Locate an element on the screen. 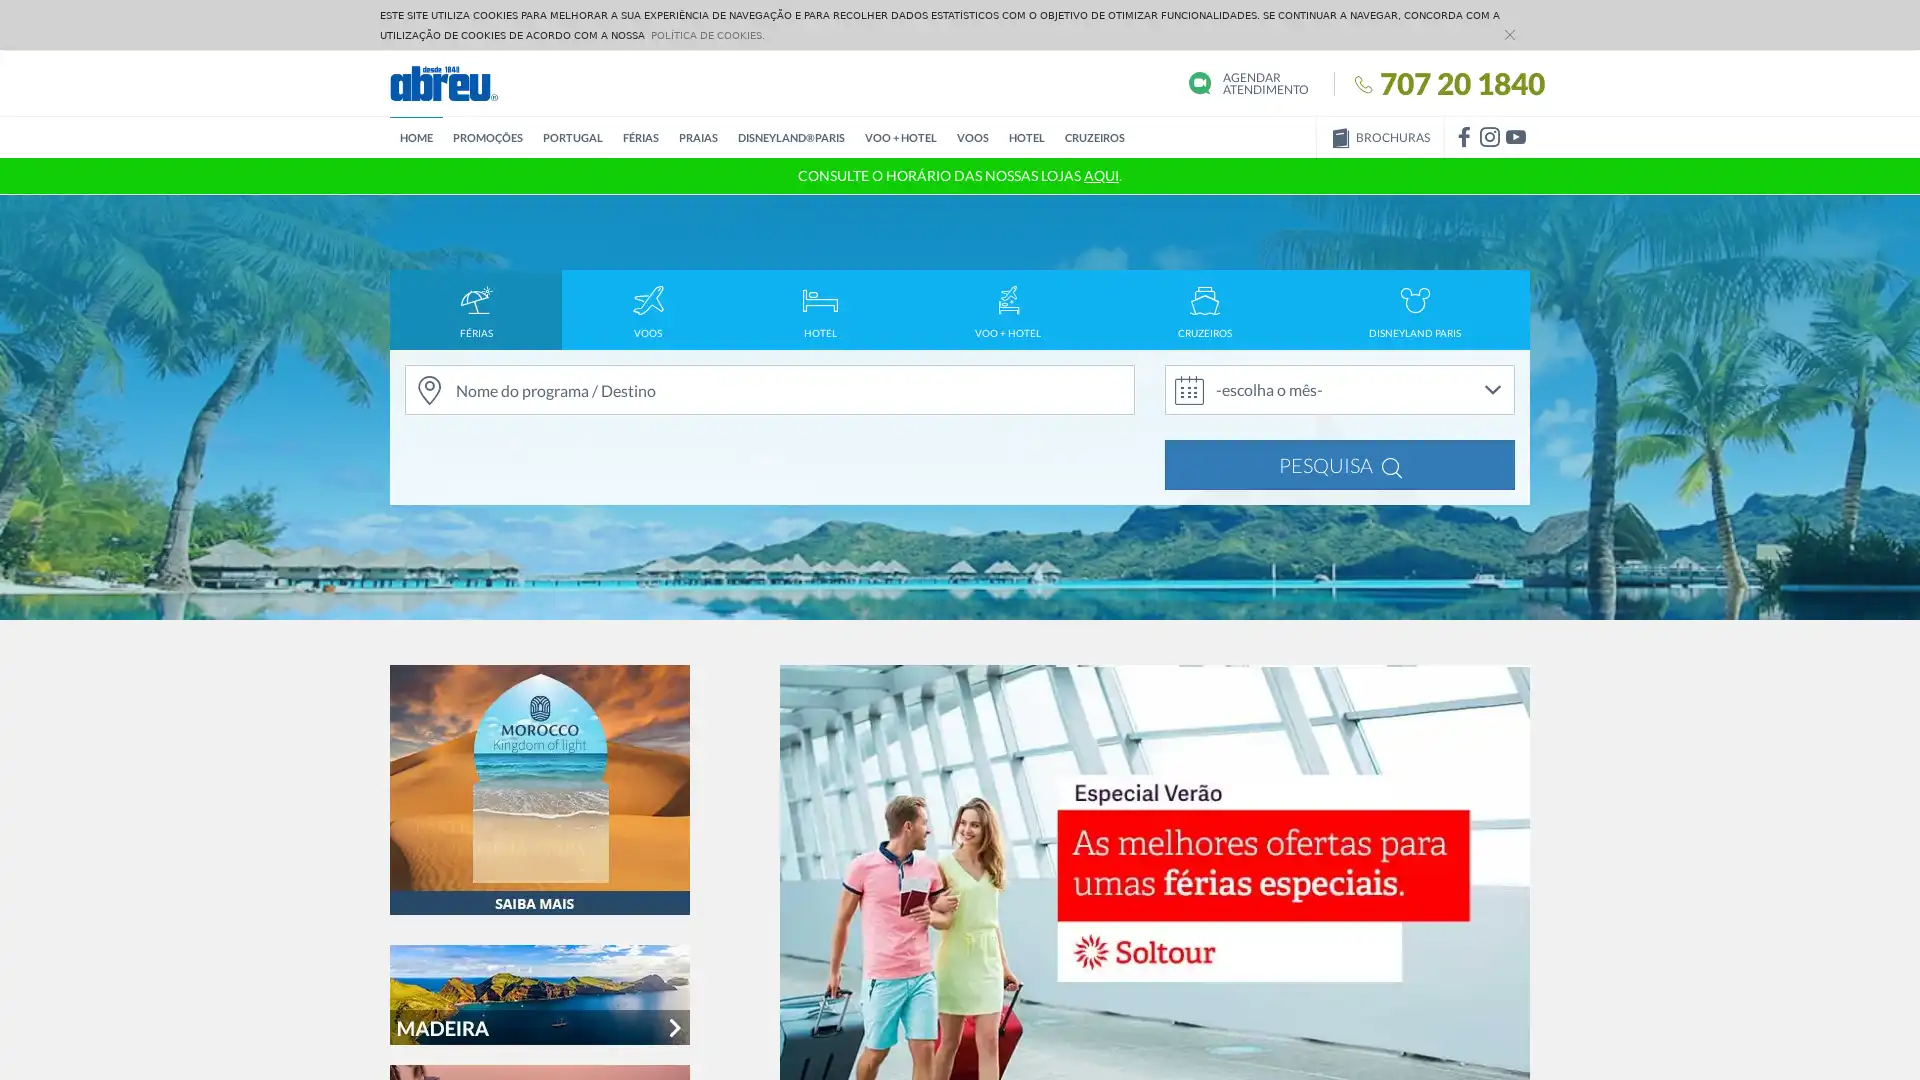 This screenshot has width=1920, height=1080. PESQUISA is located at coordinates (1339, 465).